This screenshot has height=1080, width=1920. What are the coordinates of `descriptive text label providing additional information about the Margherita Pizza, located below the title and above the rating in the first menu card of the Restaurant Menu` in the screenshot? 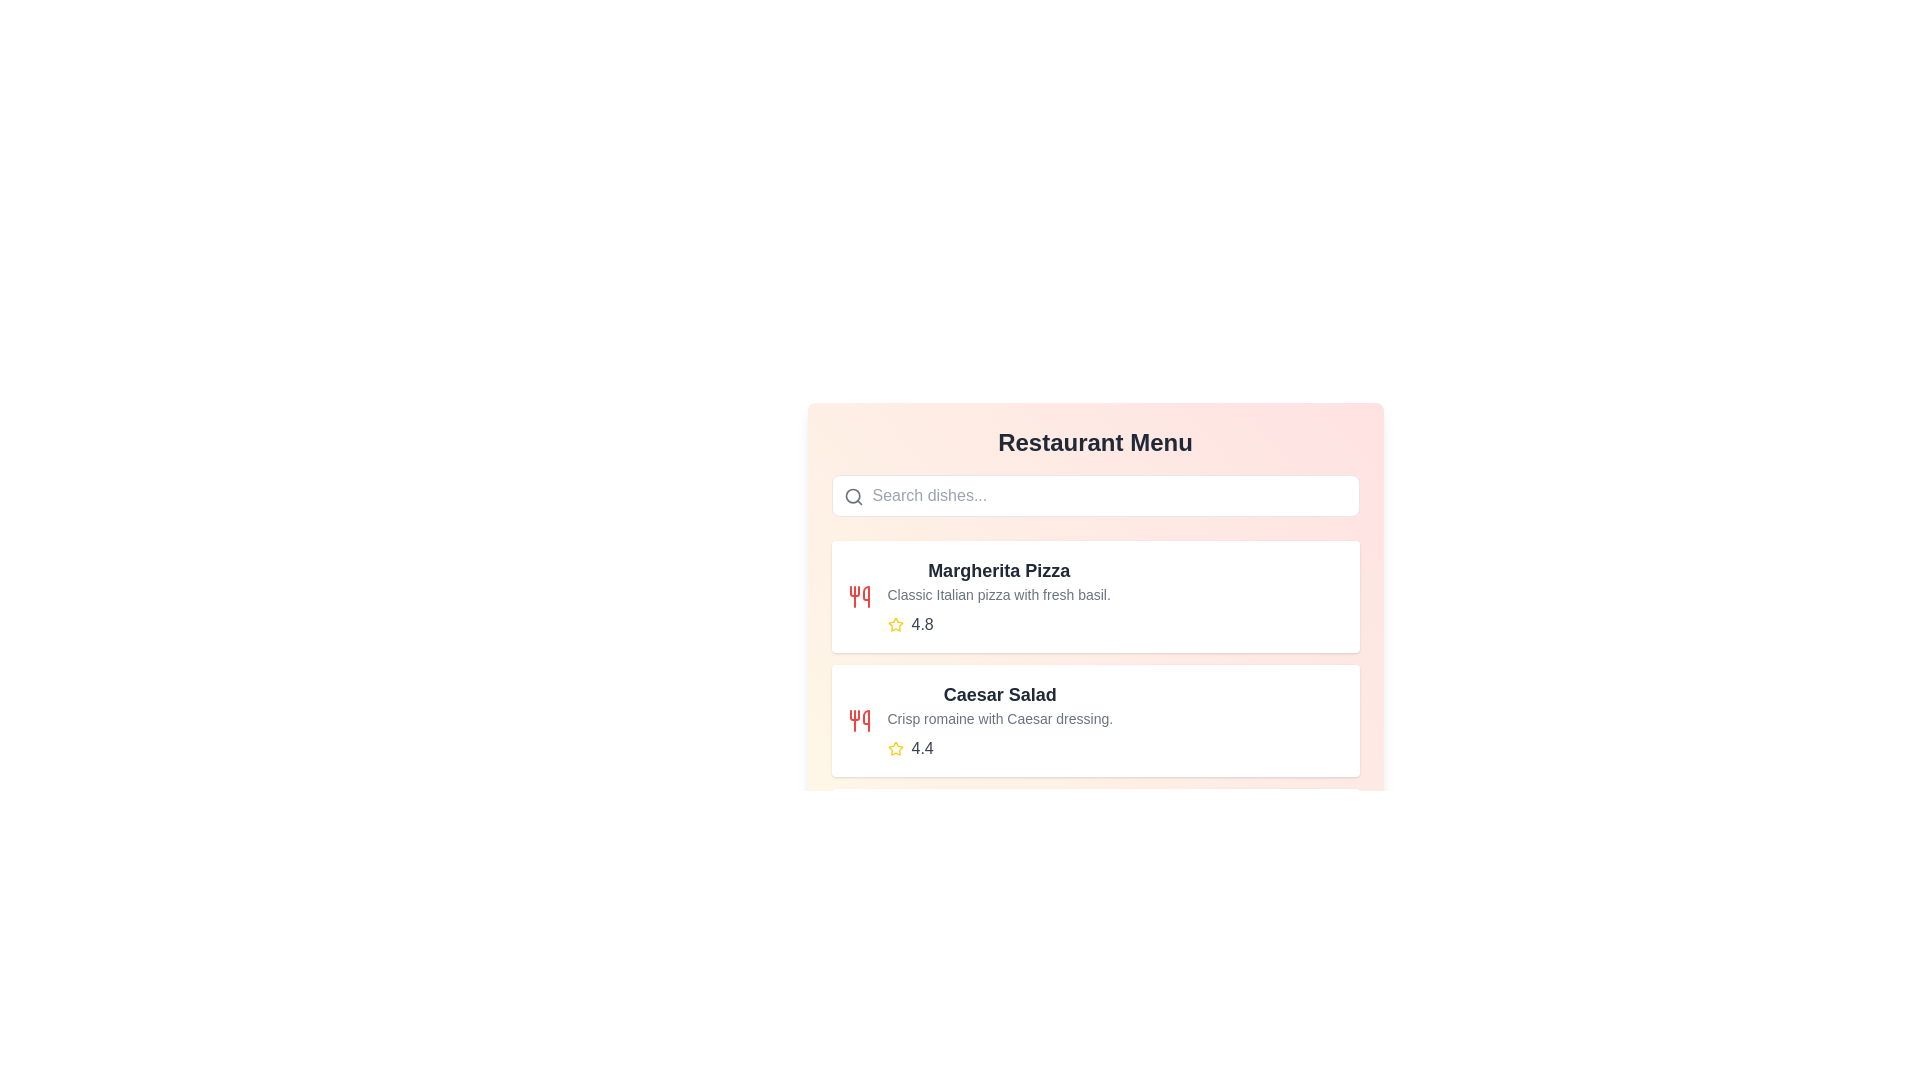 It's located at (999, 593).